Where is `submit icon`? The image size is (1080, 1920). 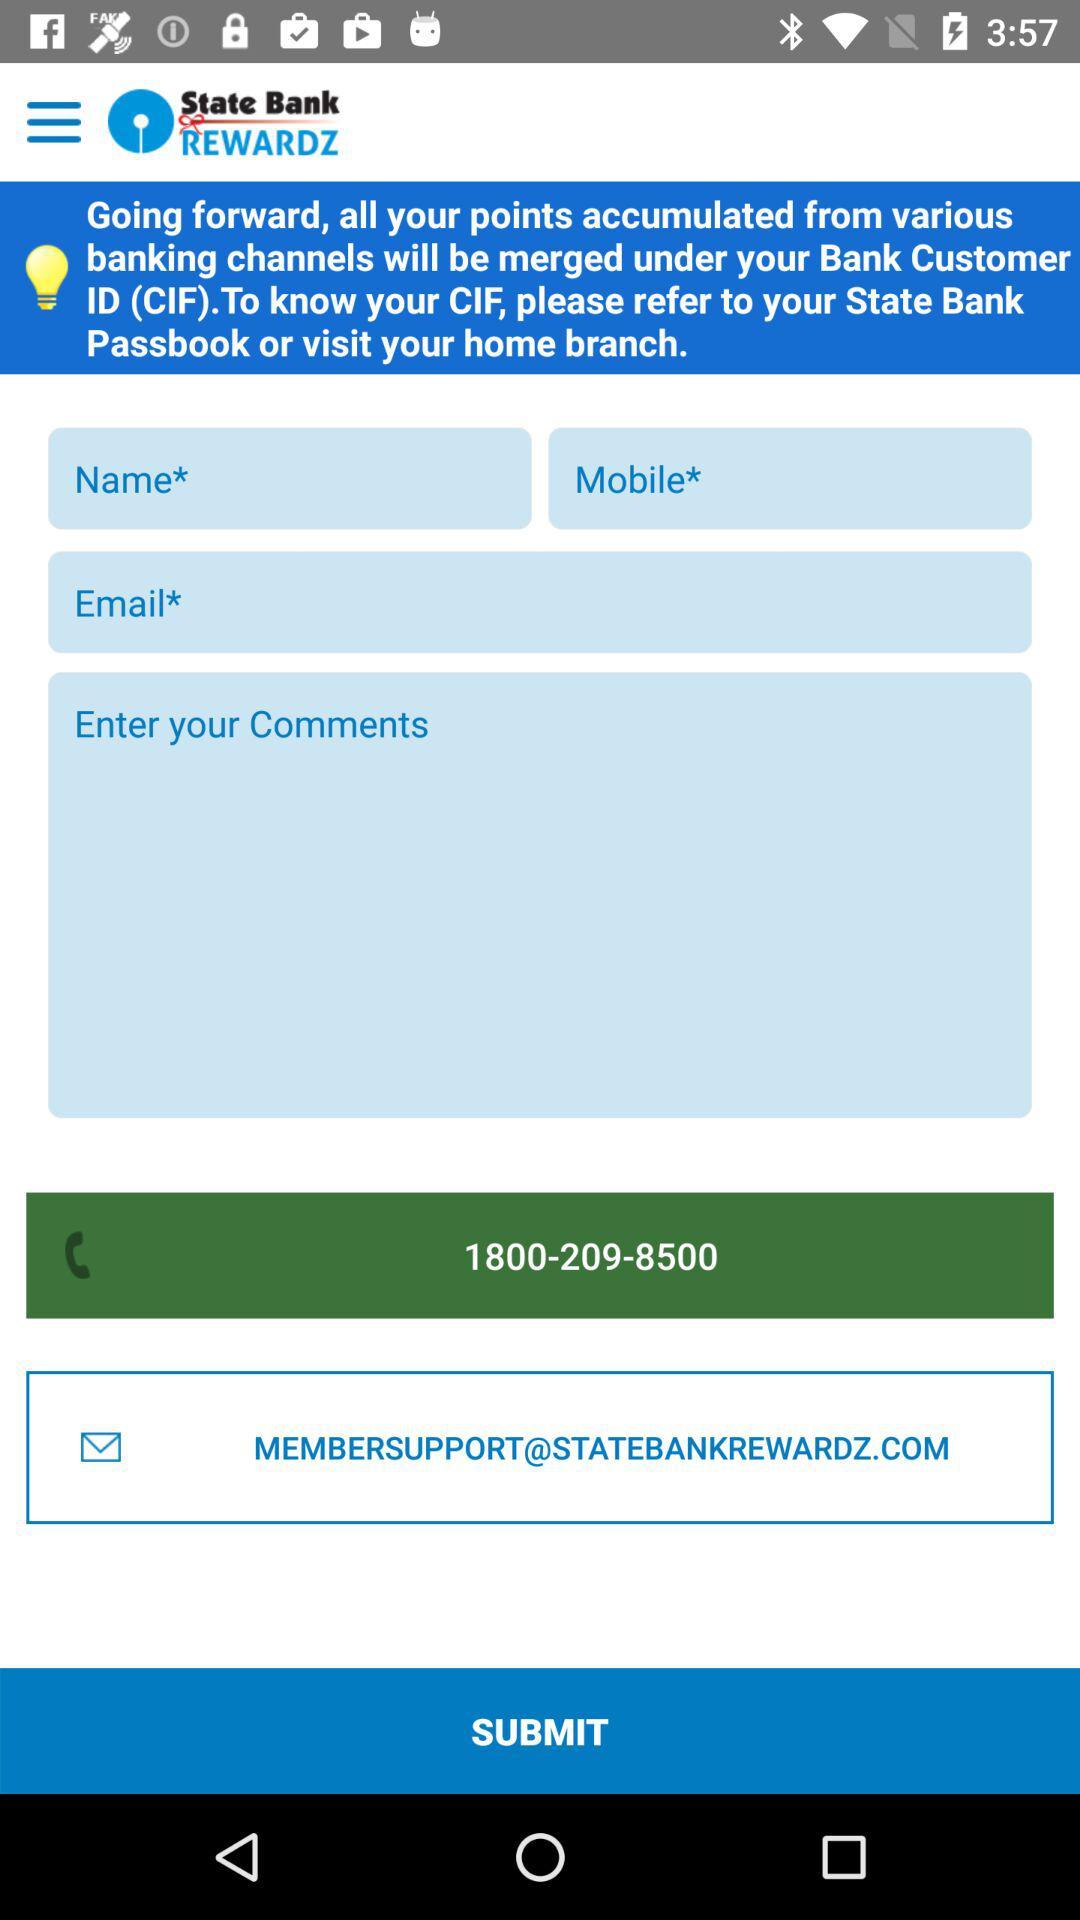
submit icon is located at coordinates (540, 1730).